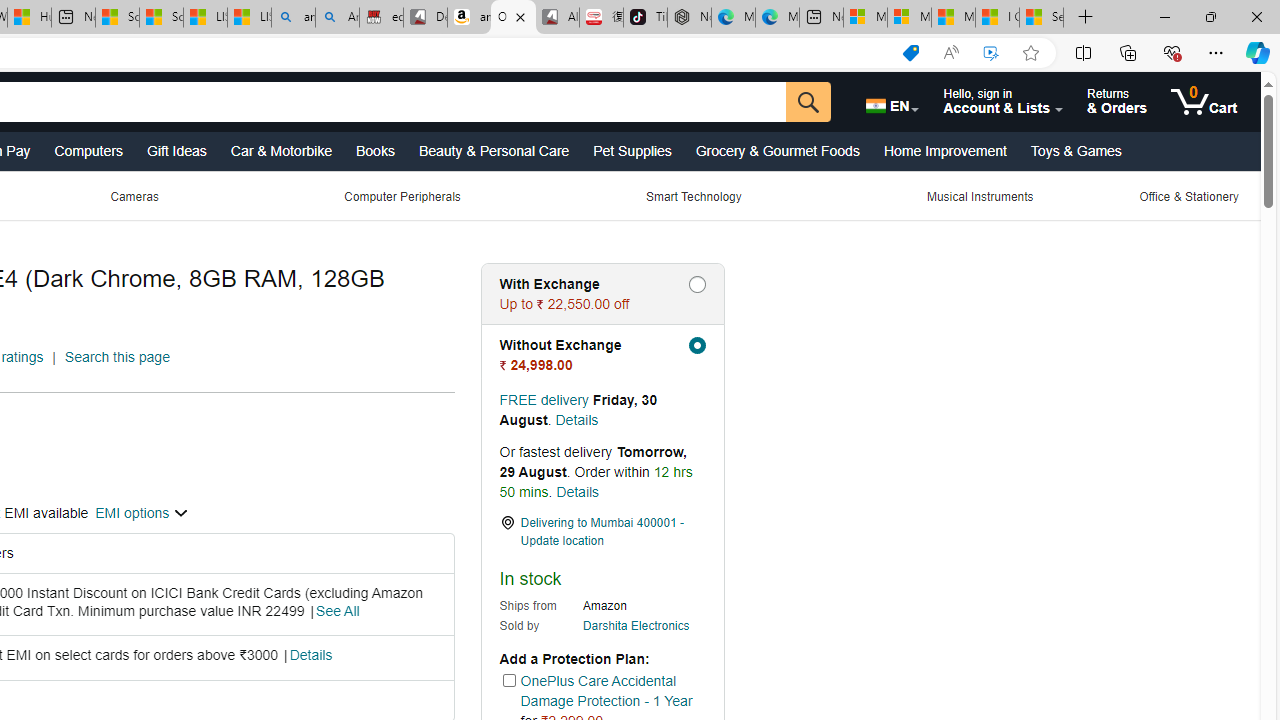  What do you see at coordinates (890, 101) in the screenshot?
I see `'Choose a language for shopping.'` at bounding box center [890, 101].